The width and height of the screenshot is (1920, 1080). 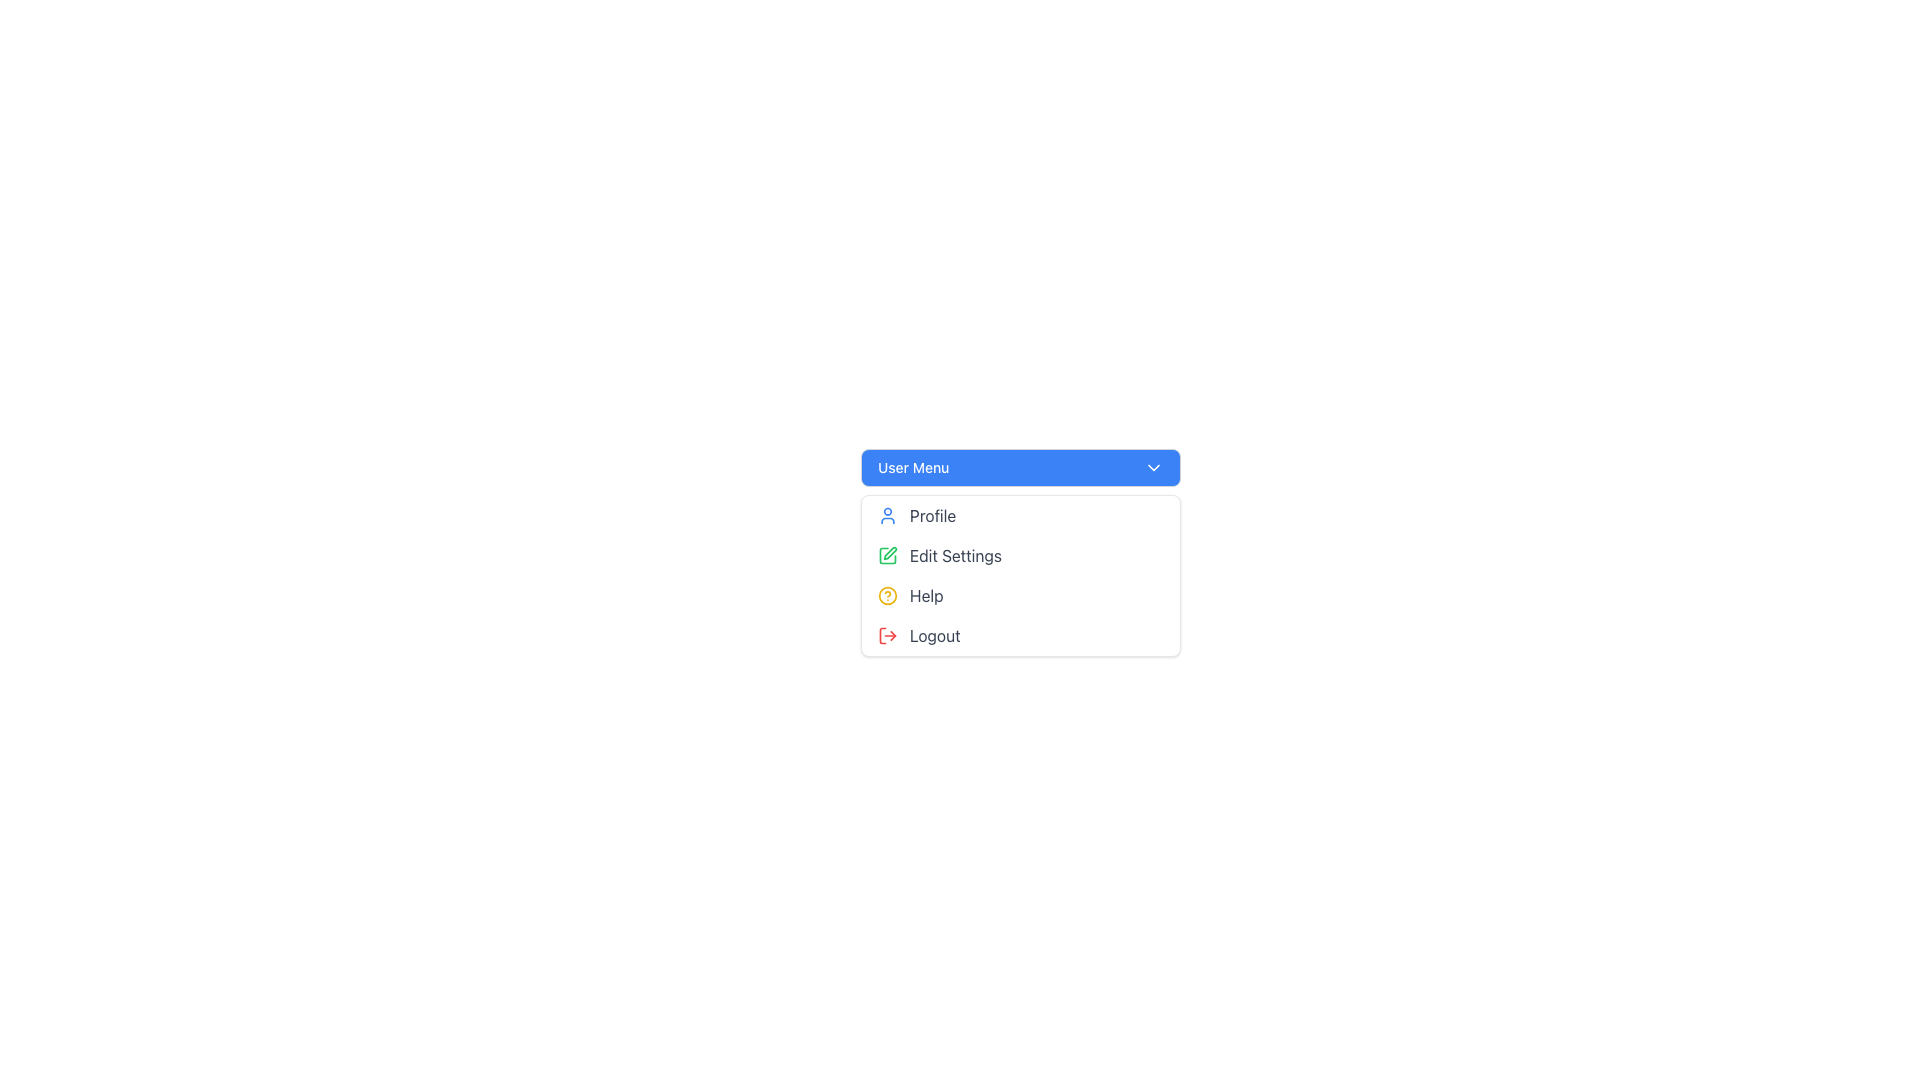 What do you see at coordinates (1021, 575) in the screenshot?
I see `the dropdown menu` at bounding box center [1021, 575].